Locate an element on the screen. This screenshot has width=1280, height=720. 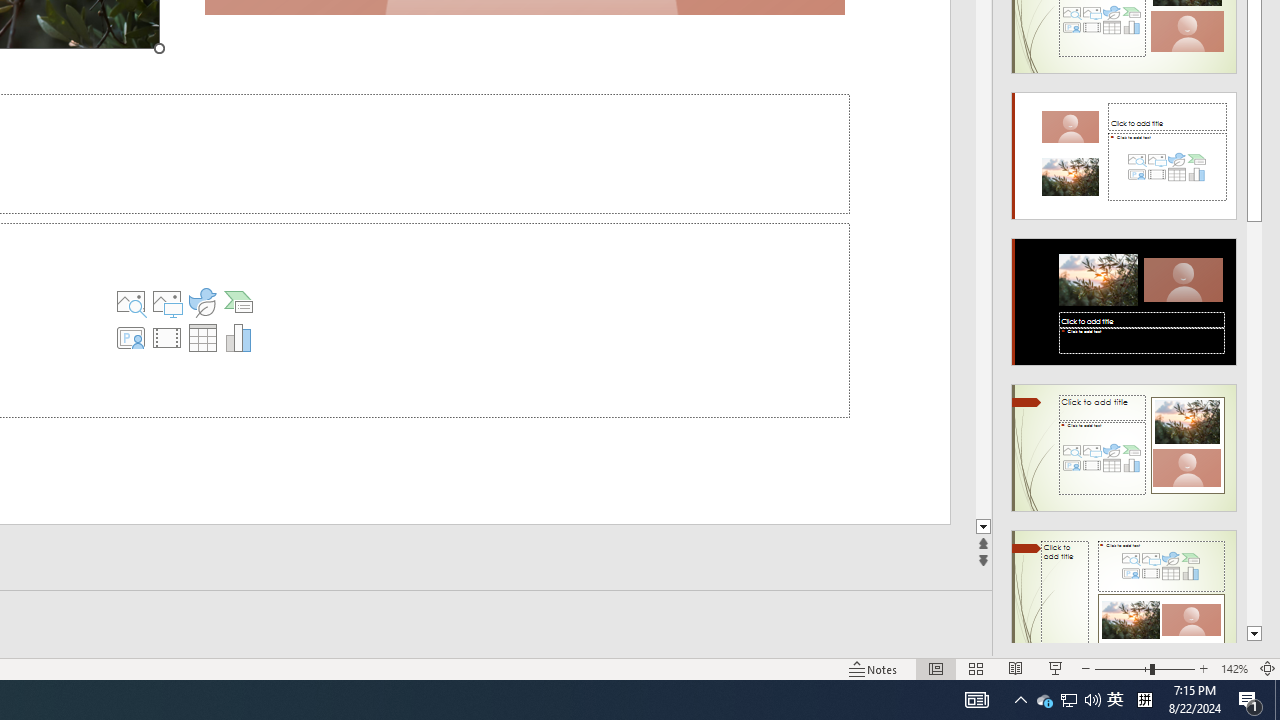
'Insert an Icon' is located at coordinates (202, 302).